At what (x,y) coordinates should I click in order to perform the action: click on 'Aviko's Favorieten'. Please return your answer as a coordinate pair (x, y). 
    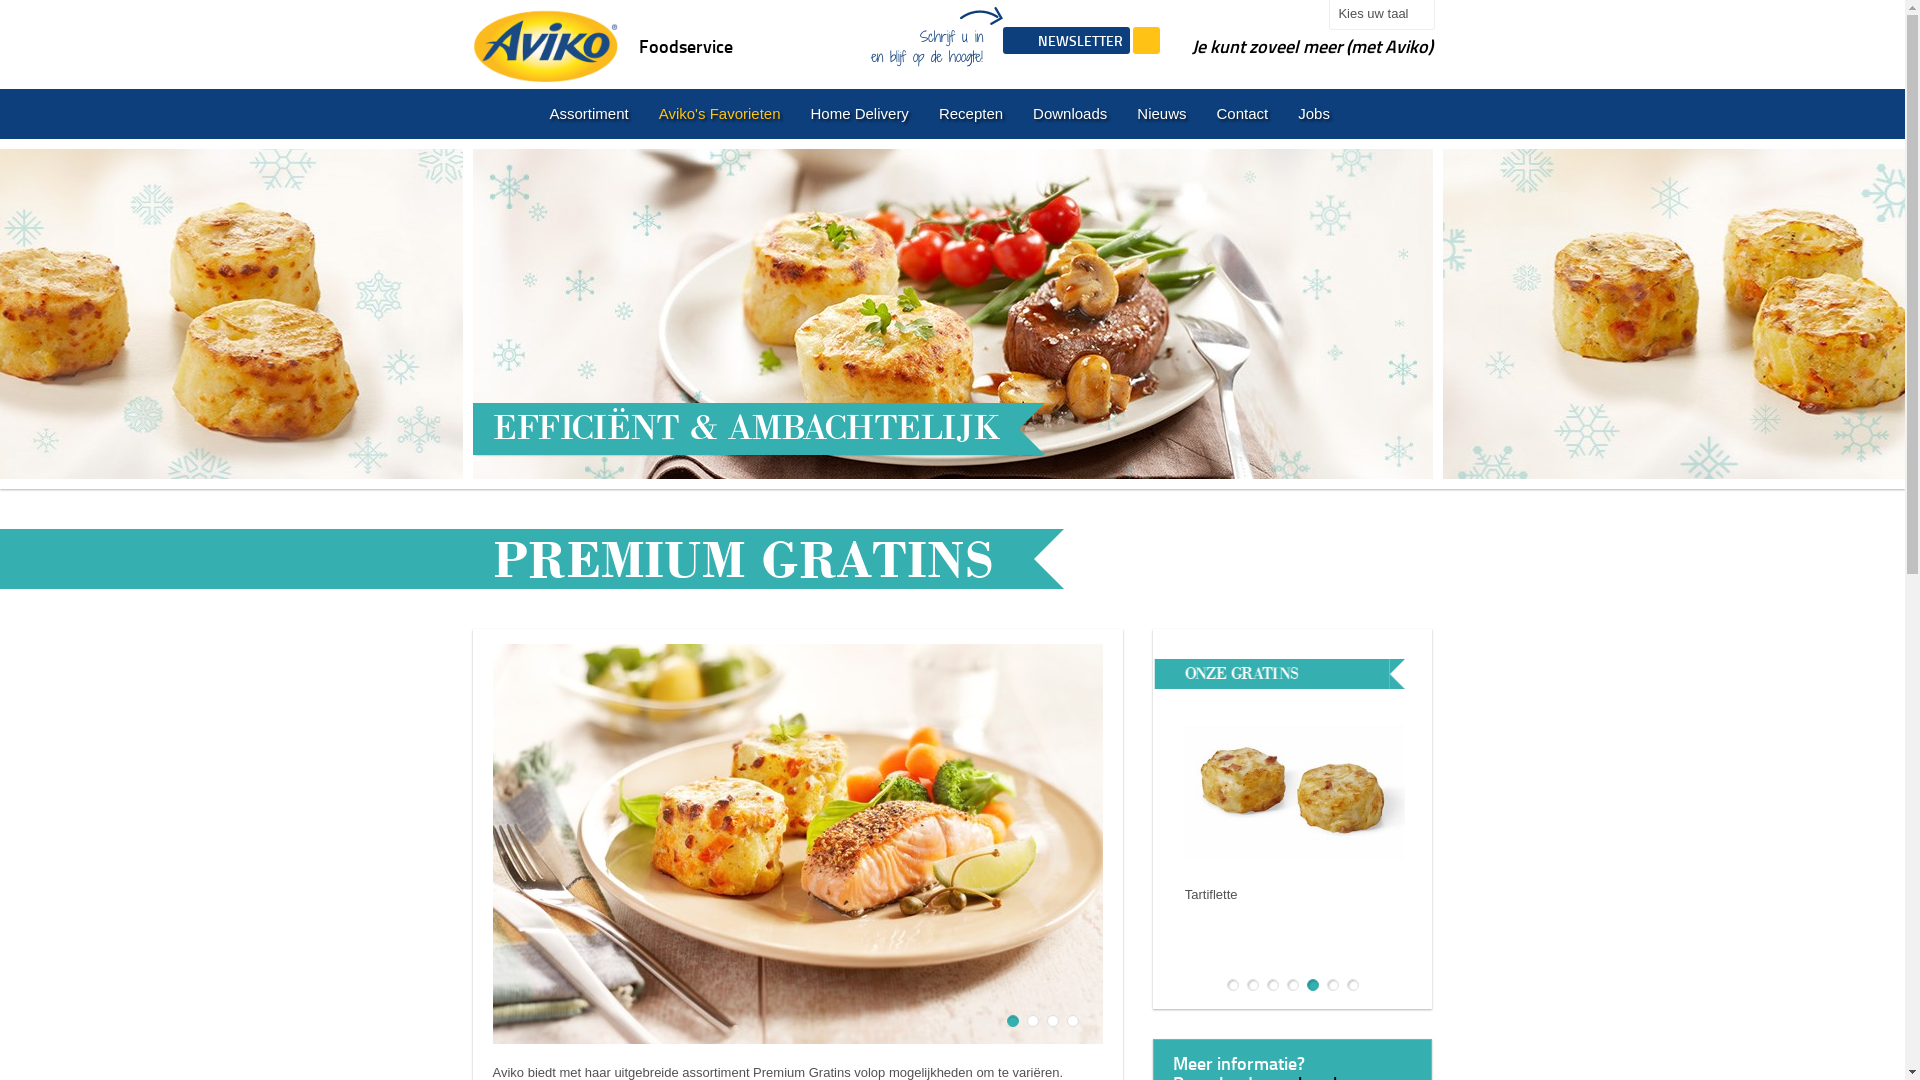
    Looking at the image, I should click on (720, 114).